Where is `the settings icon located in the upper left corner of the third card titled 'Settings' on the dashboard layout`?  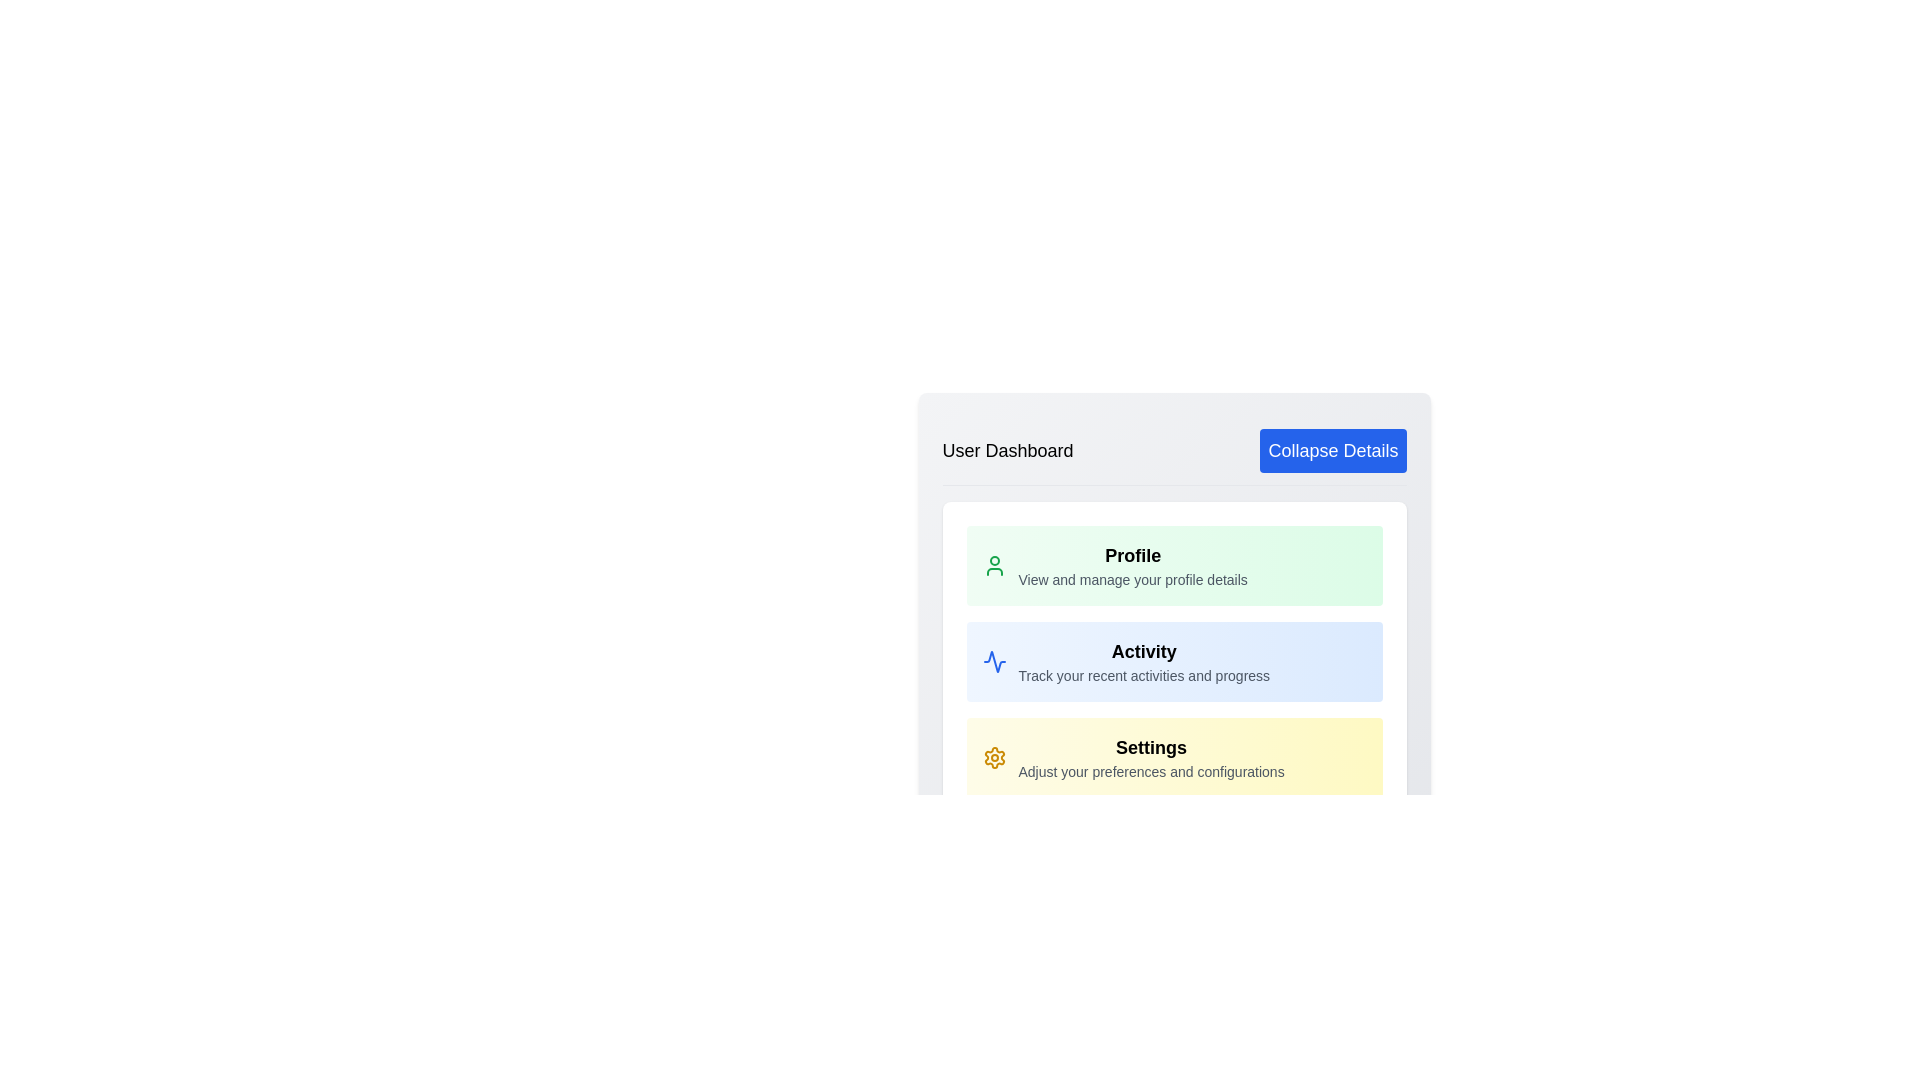 the settings icon located in the upper left corner of the third card titled 'Settings' on the dashboard layout is located at coordinates (994, 758).